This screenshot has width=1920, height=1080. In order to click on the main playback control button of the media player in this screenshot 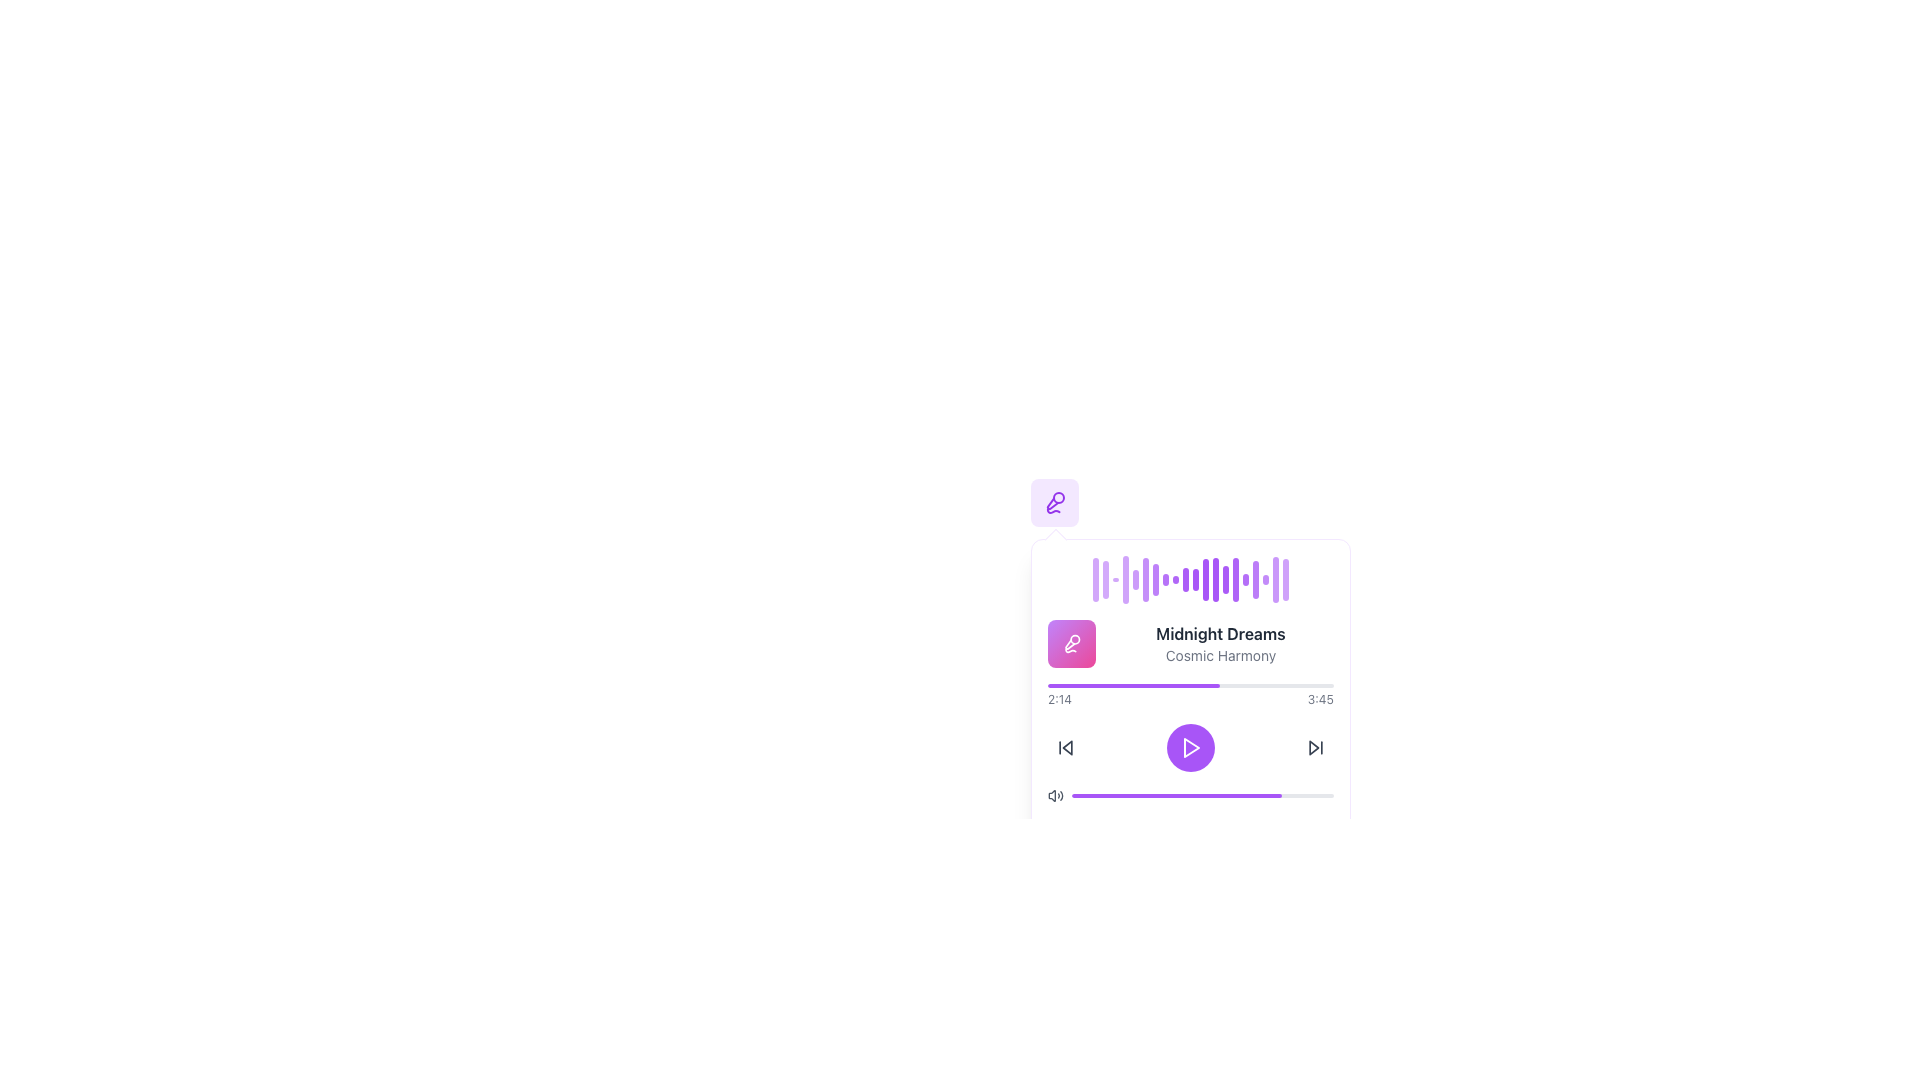, I will do `click(1190, 748)`.